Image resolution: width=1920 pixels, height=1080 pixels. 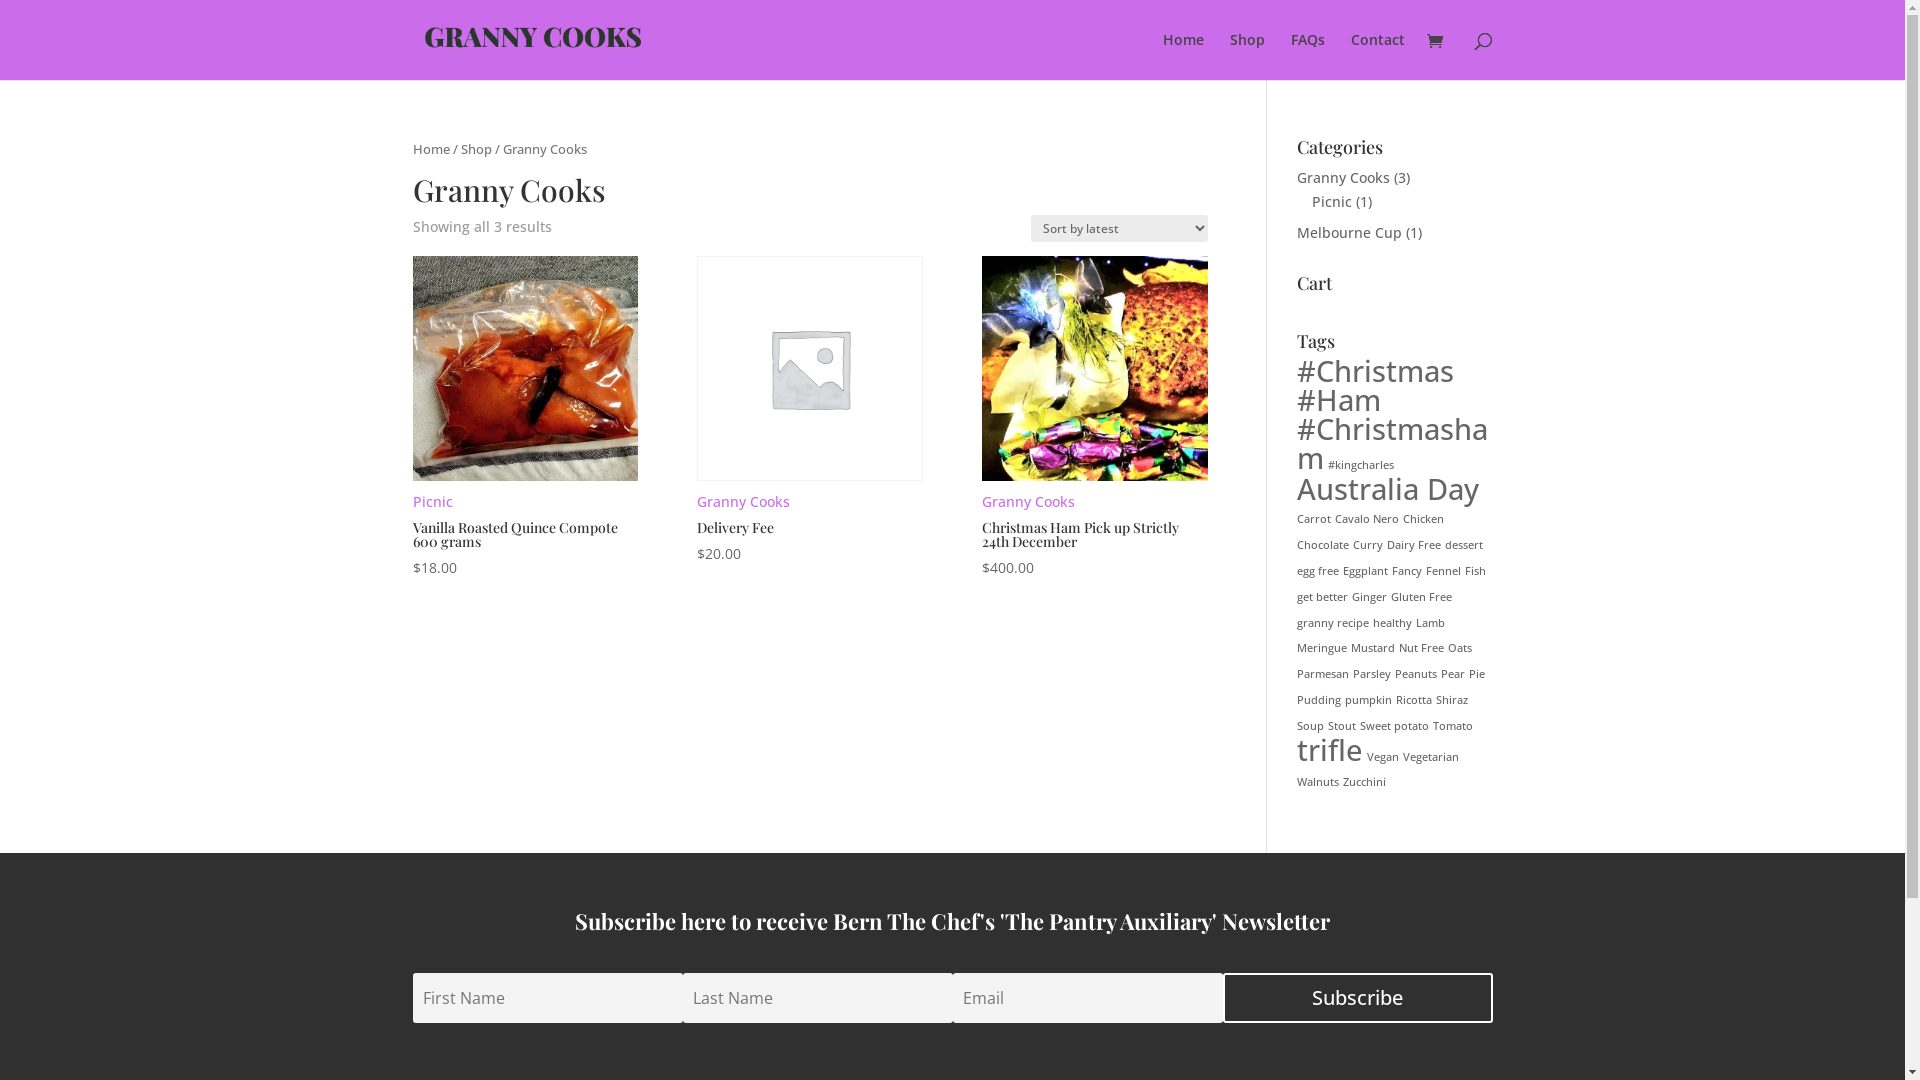 What do you see at coordinates (1328, 465) in the screenshot?
I see `'#kingcharles'` at bounding box center [1328, 465].